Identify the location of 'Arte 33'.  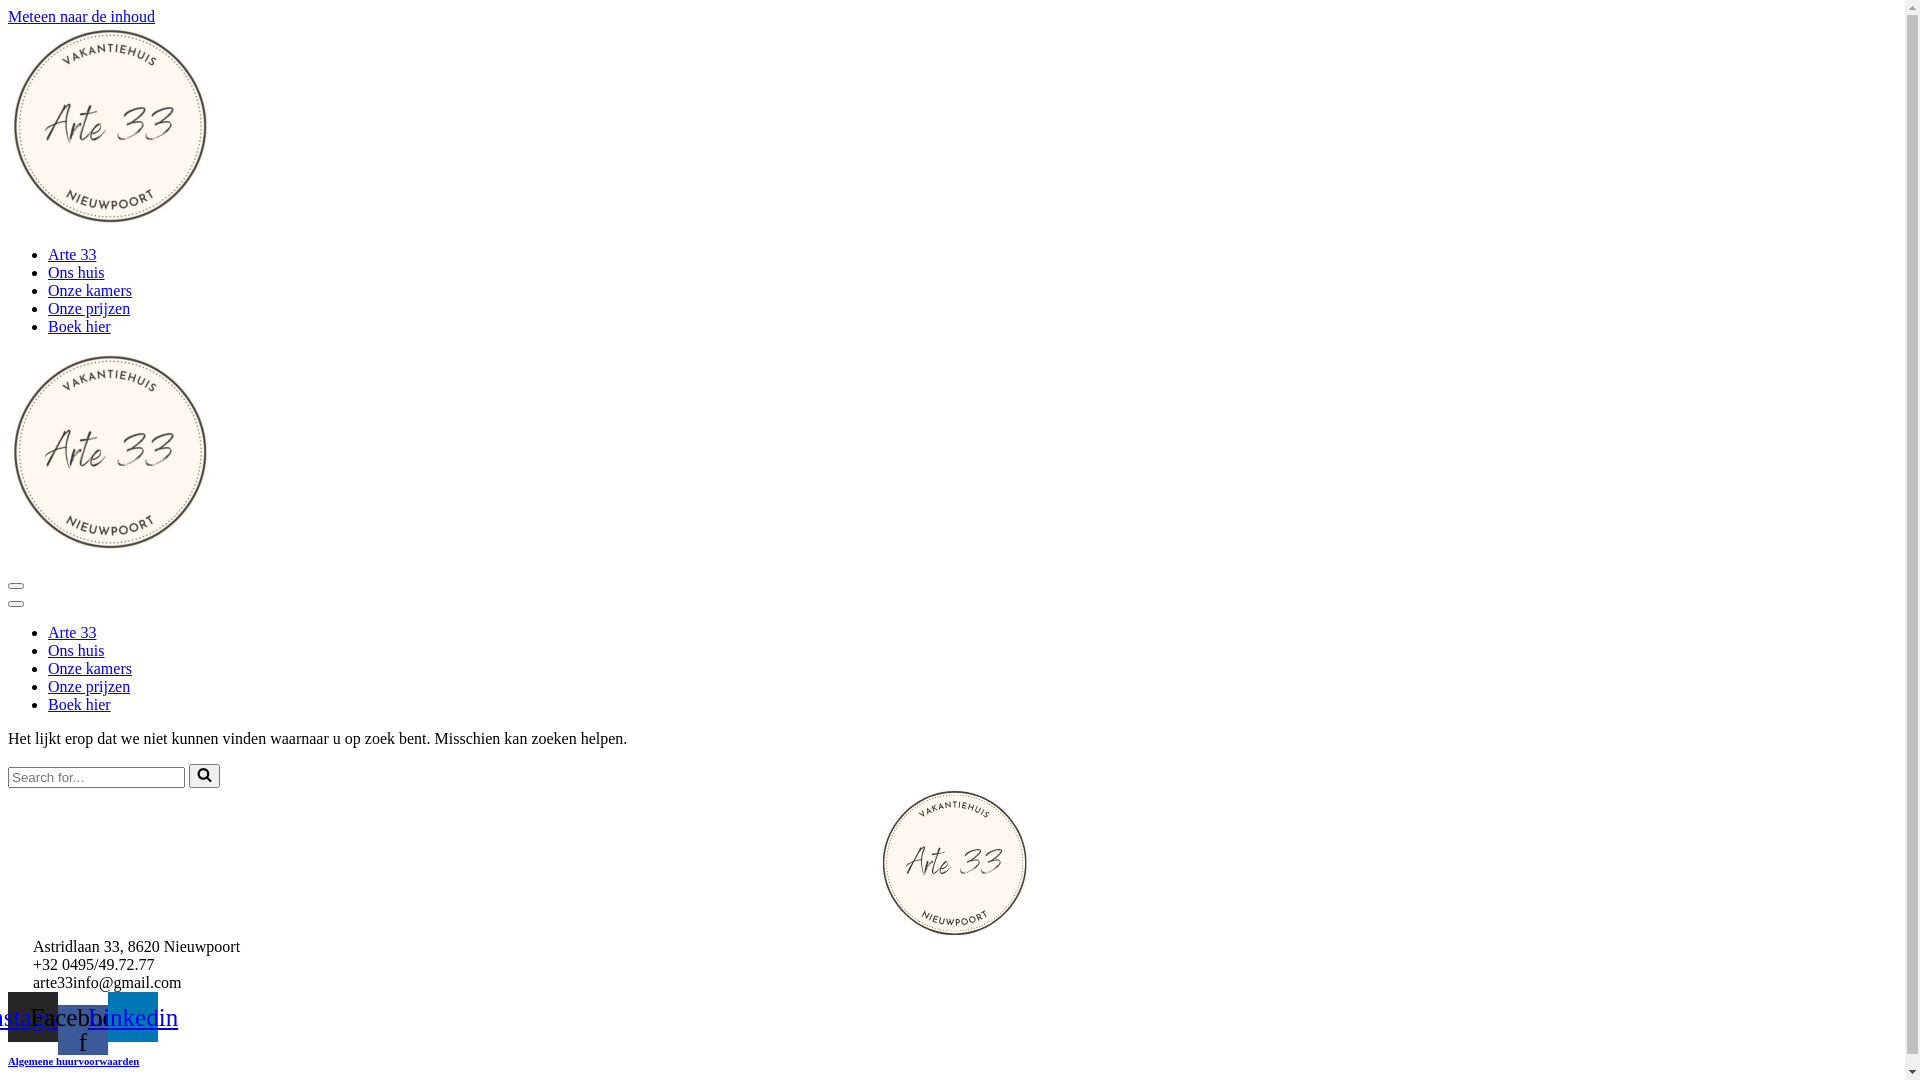
(48, 632).